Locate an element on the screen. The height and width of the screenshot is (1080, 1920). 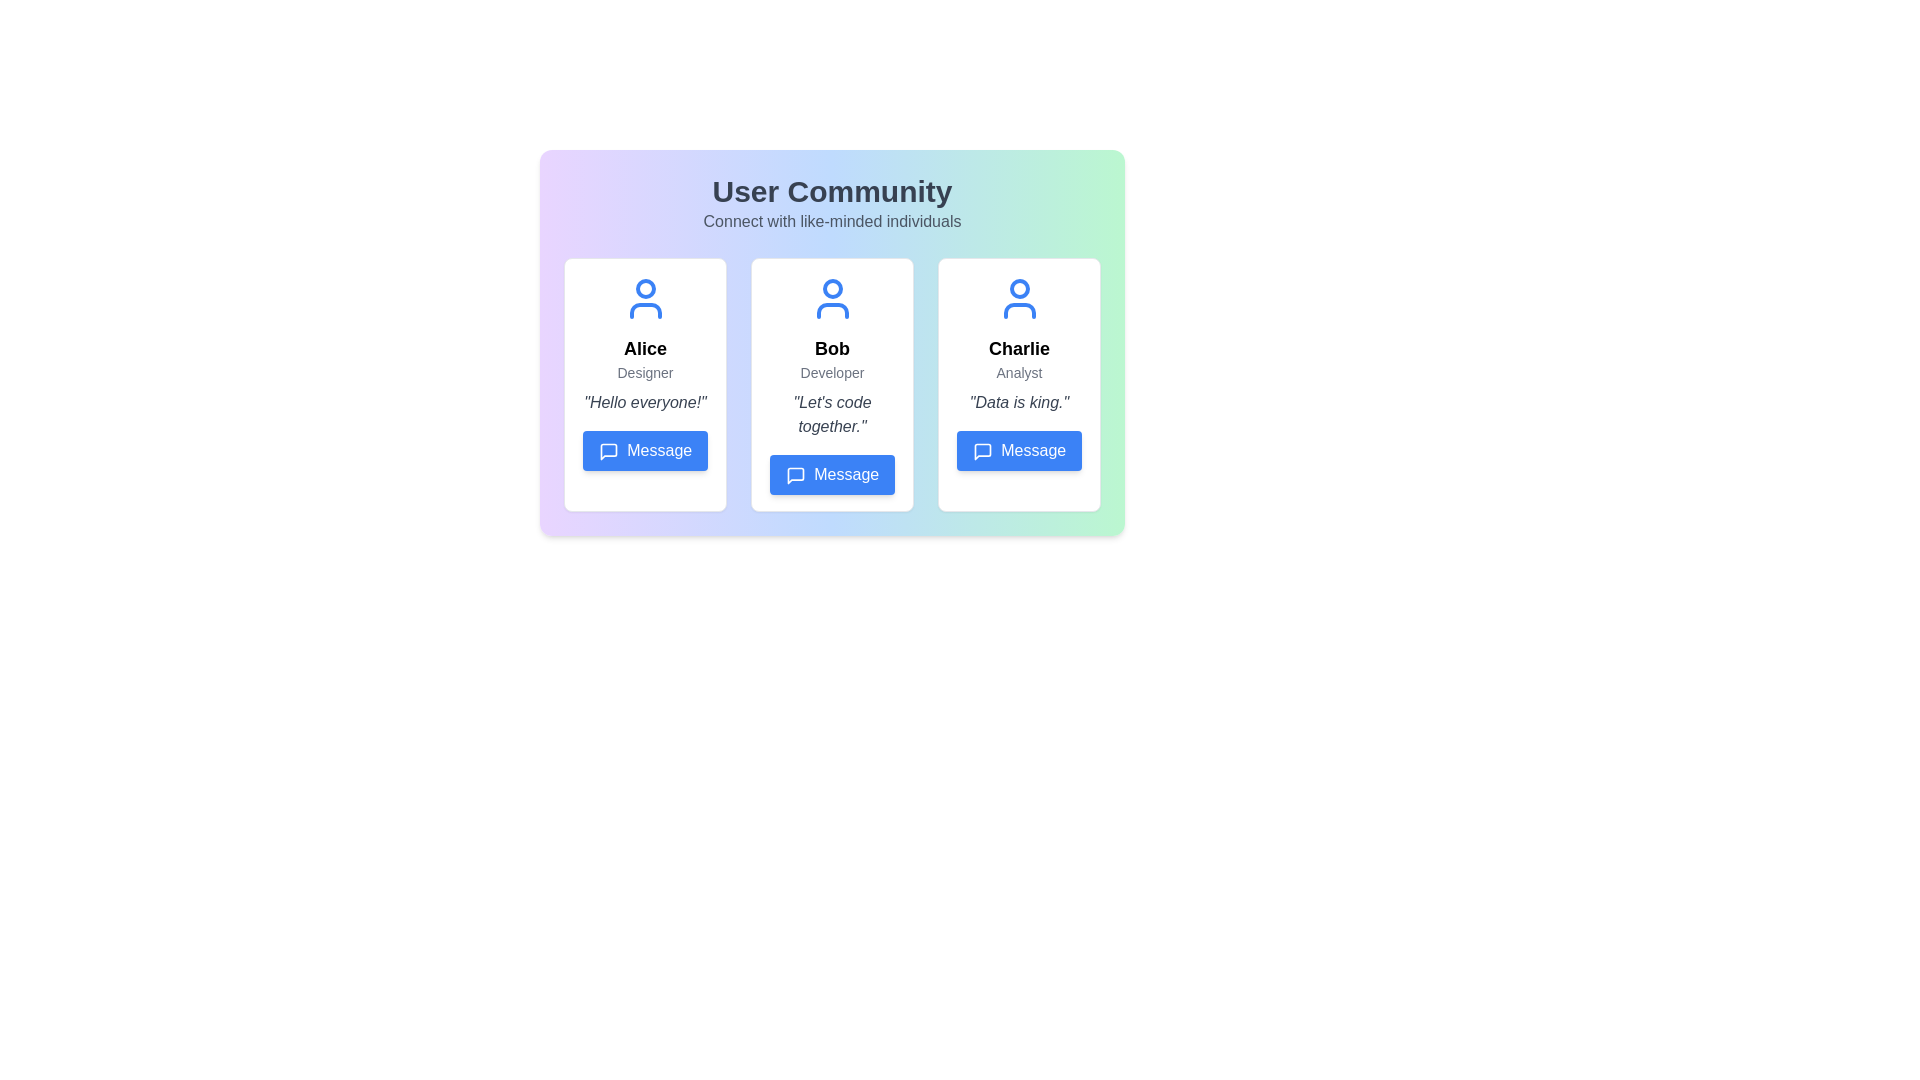
the SVG circle representing the head in the user icon for user 'Charlie' on the third card in the user community section is located at coordinates (1019, 289).